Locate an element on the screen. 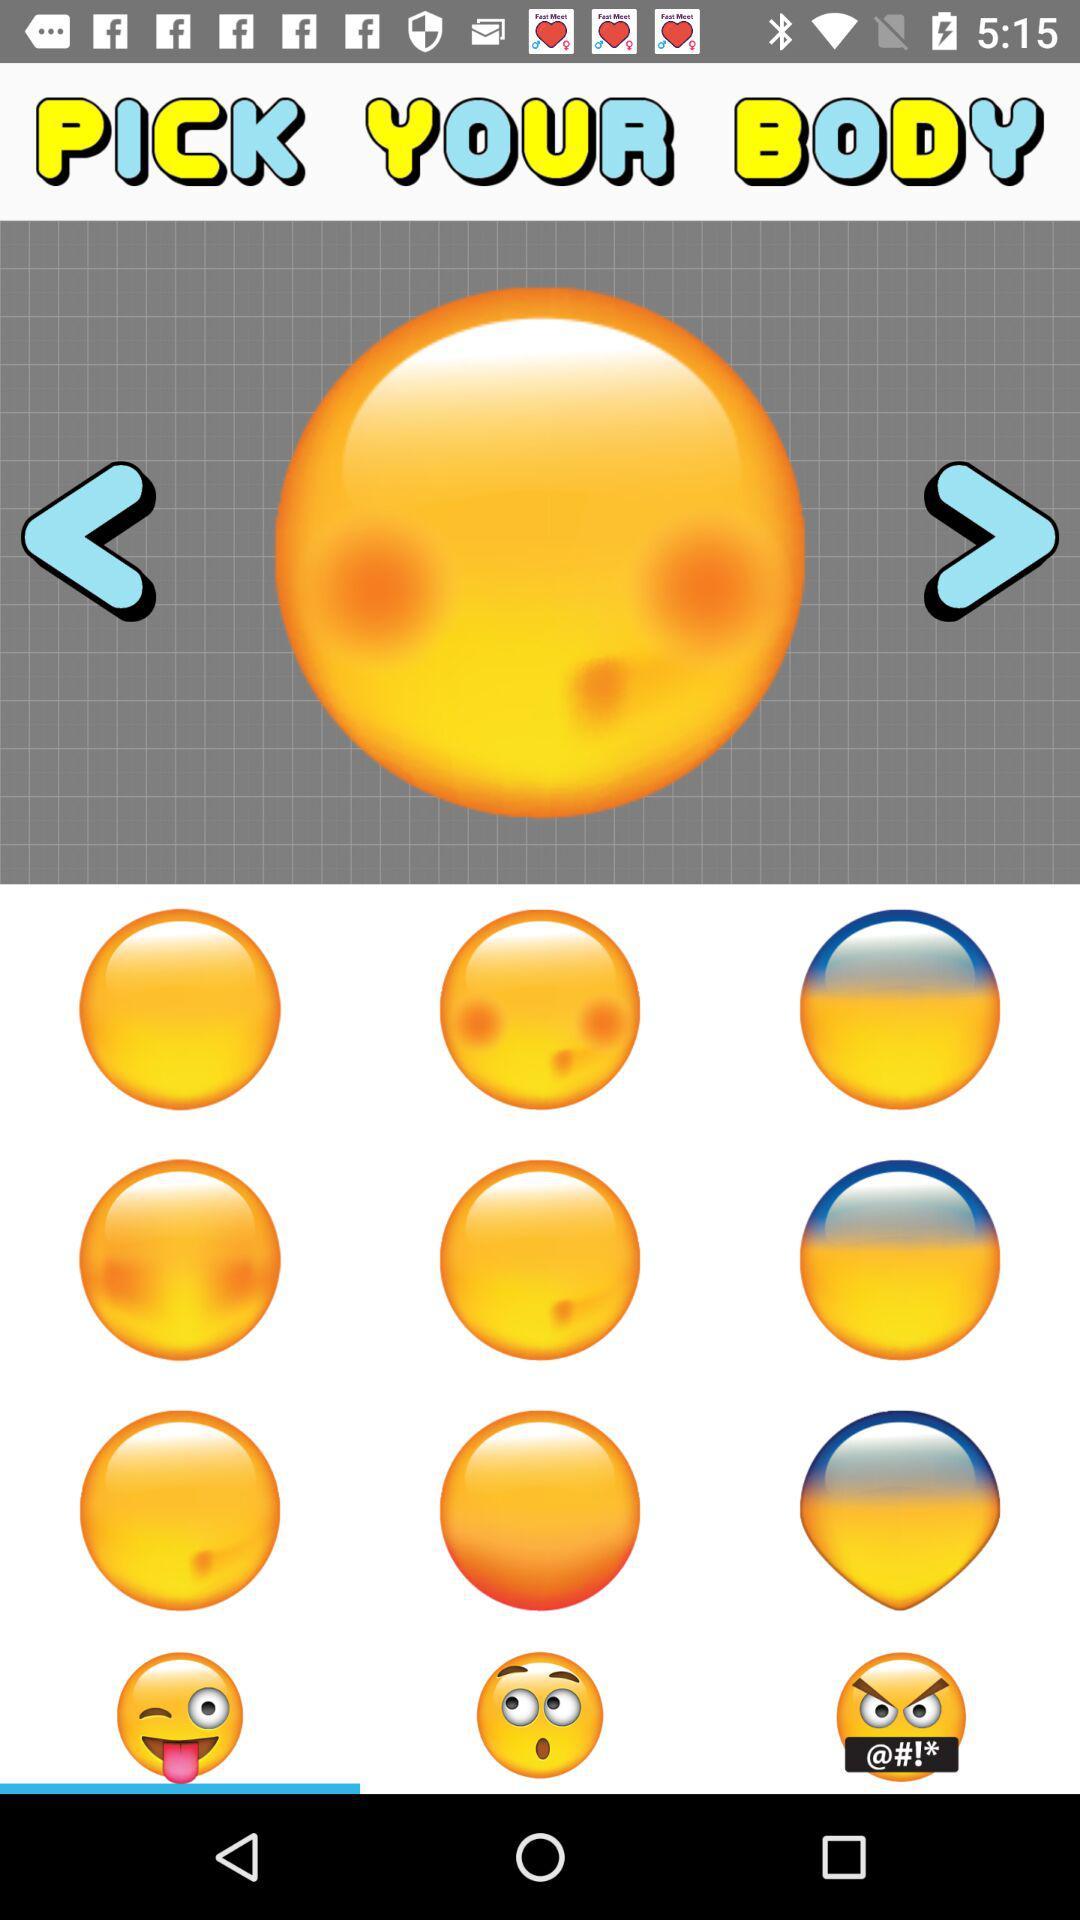 The height and width of the screenshot is (1920, 1080). body is located at coordinates (898, 1510).